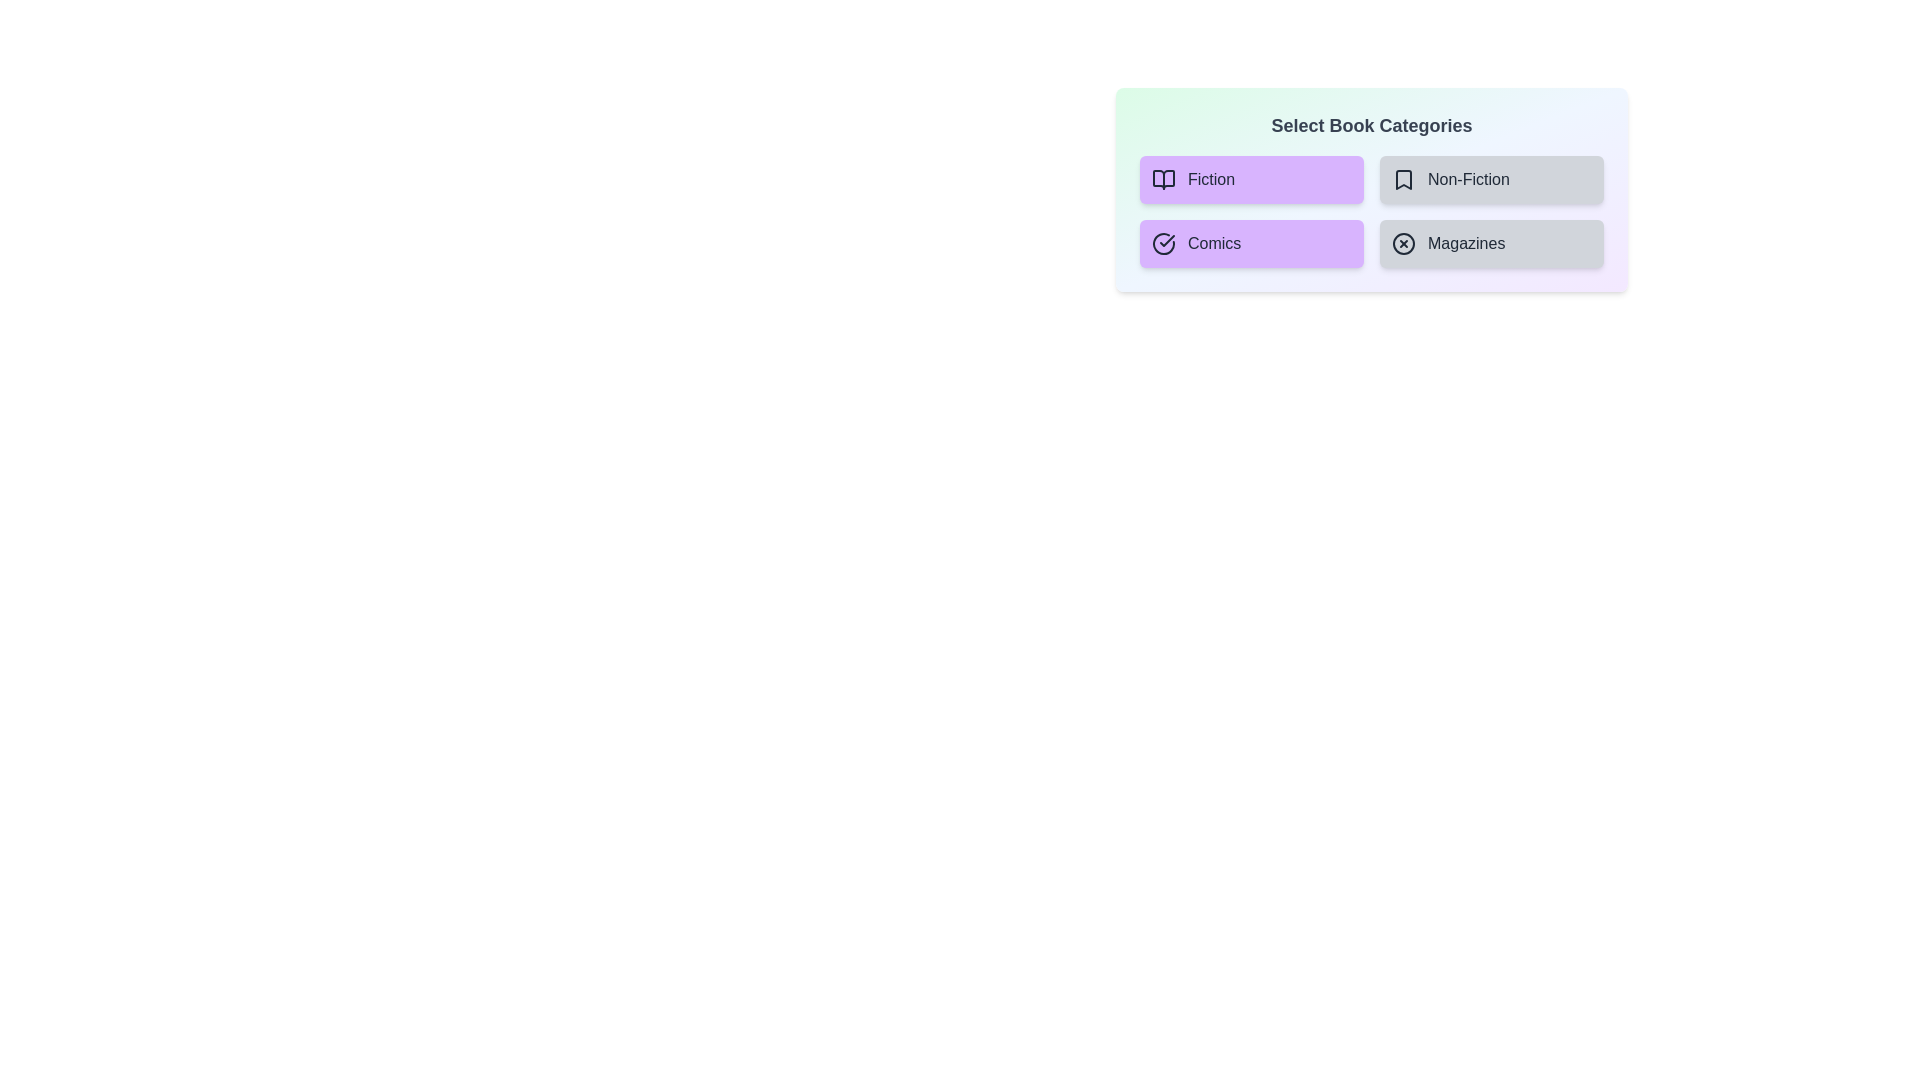 The width and height of the screenshot is (1920, 1080). I want to click on the category Fiction to see its hover effect, so click(1251, 180).